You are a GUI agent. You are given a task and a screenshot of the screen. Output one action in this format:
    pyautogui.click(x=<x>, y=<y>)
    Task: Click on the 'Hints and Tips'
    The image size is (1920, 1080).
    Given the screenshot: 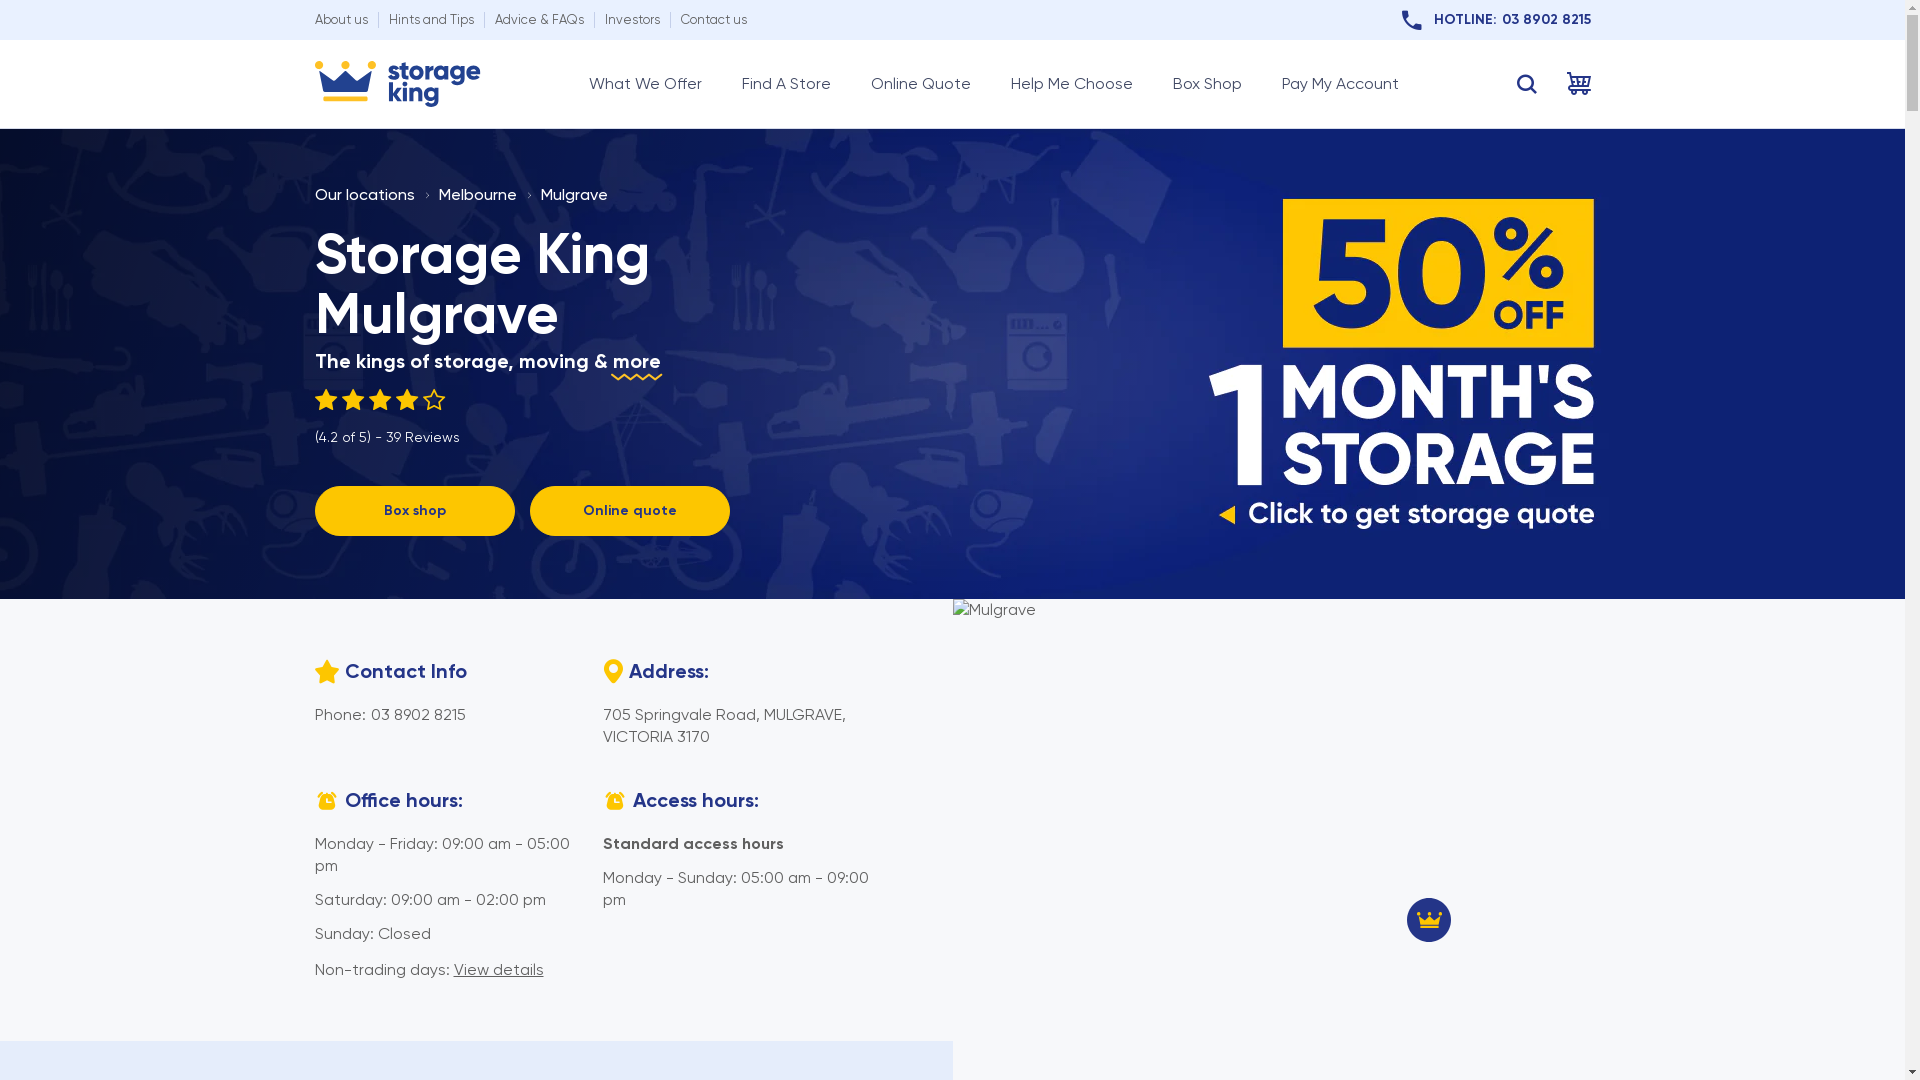 What is the action you would take?
    pyautogui.click(x=429, y=19)
    